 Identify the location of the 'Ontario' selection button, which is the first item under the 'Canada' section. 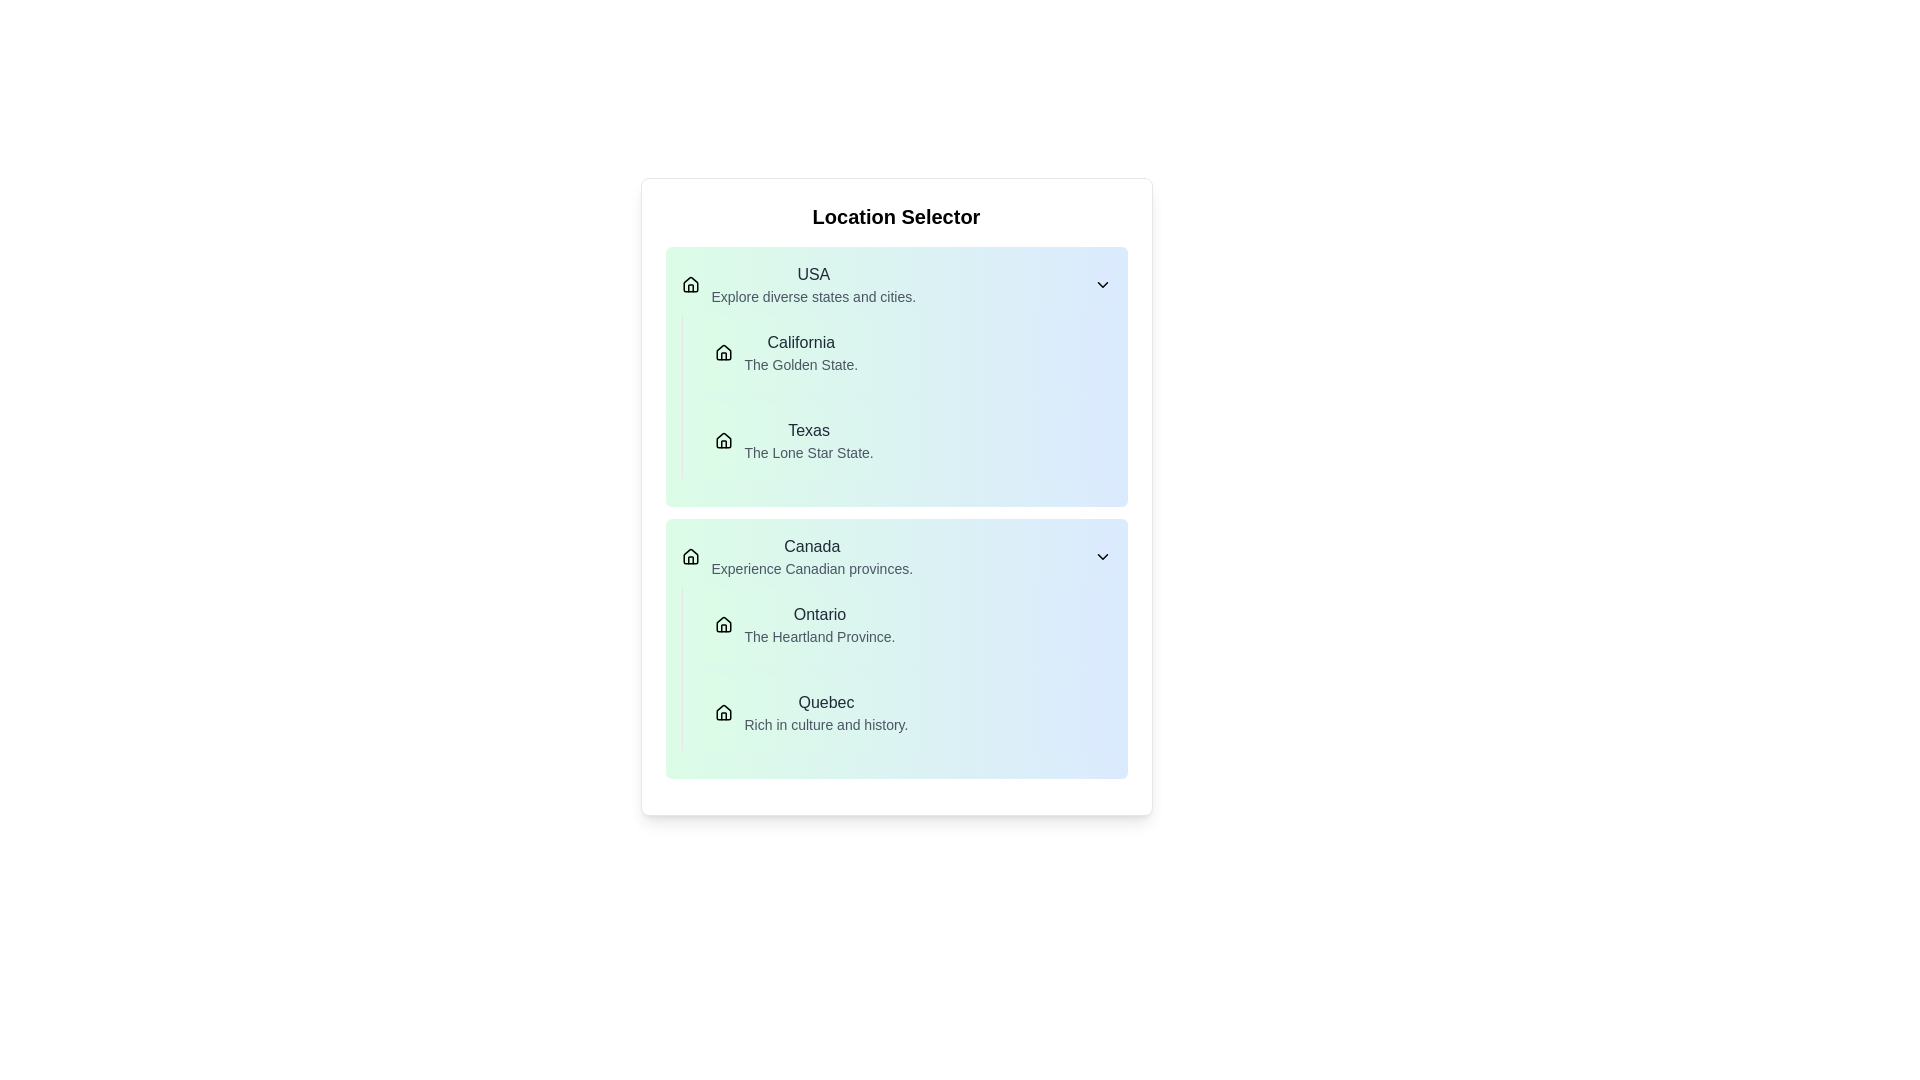
(904, 623).